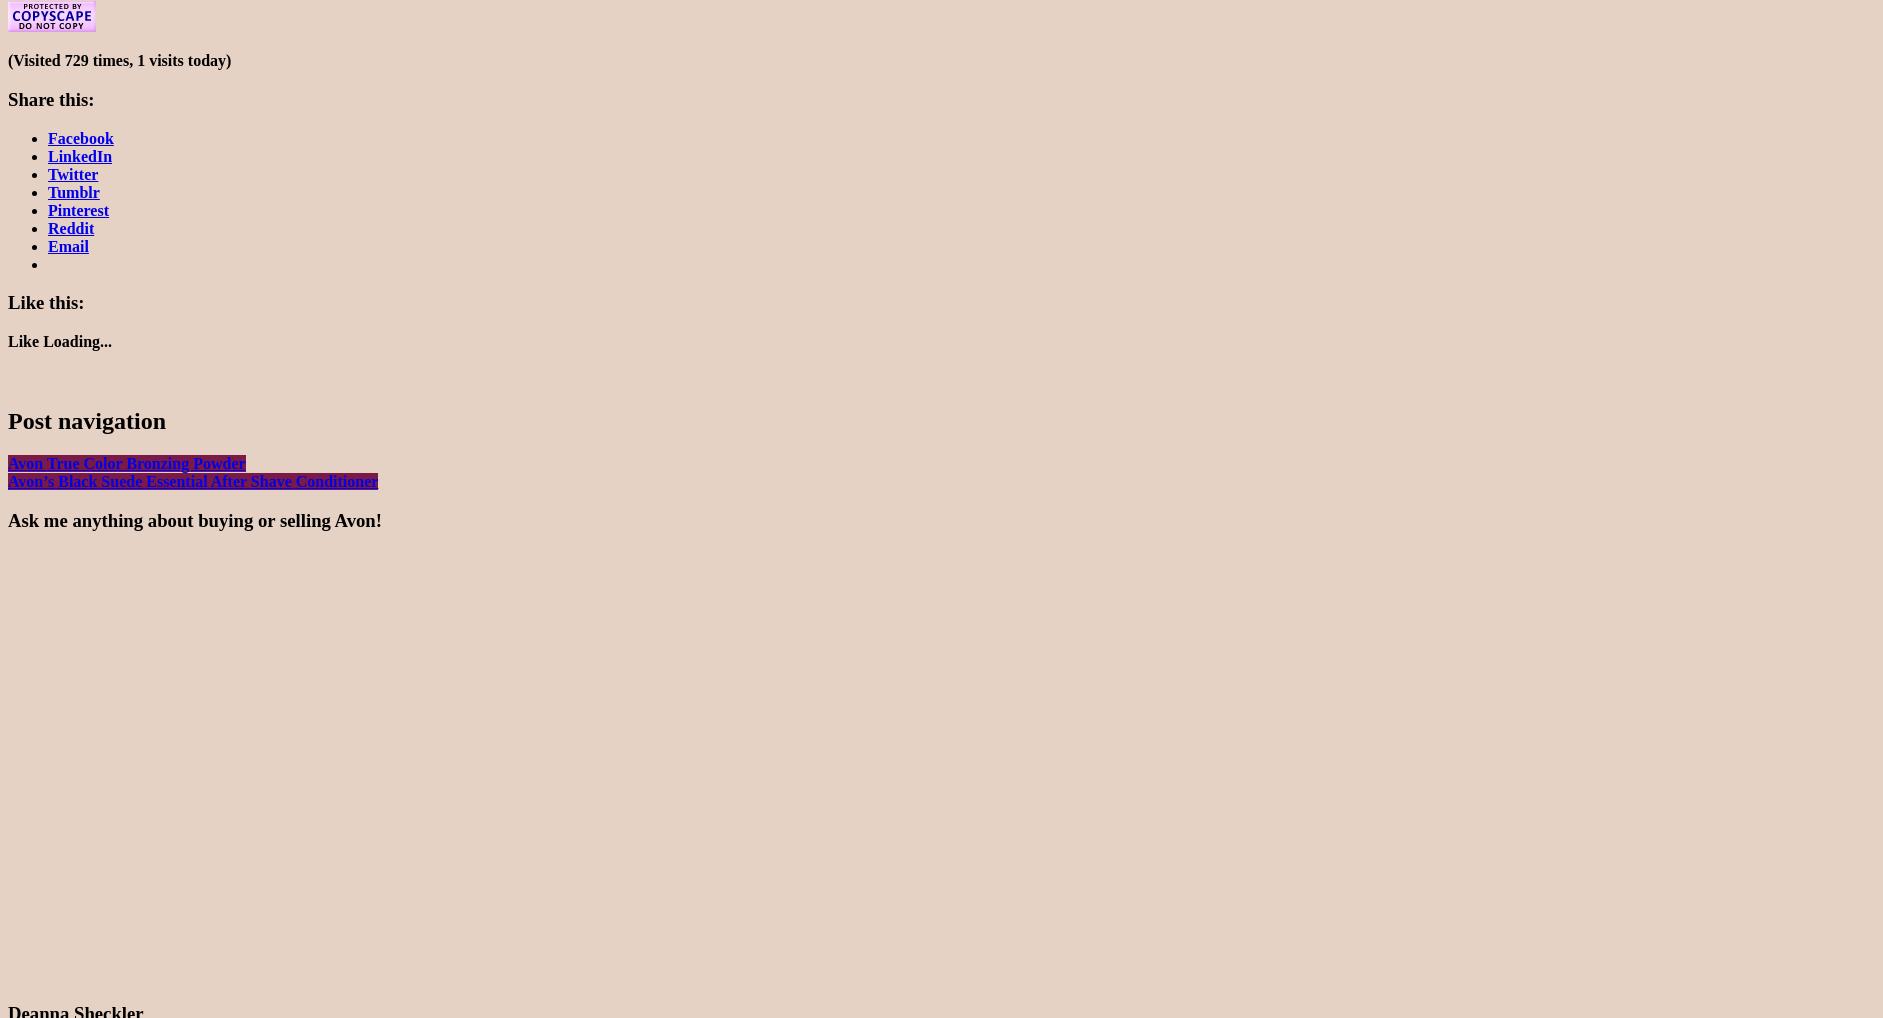  I want to click on 'Avon’s Black Suede Essential After Shave Conditioner', so click(6, 480).